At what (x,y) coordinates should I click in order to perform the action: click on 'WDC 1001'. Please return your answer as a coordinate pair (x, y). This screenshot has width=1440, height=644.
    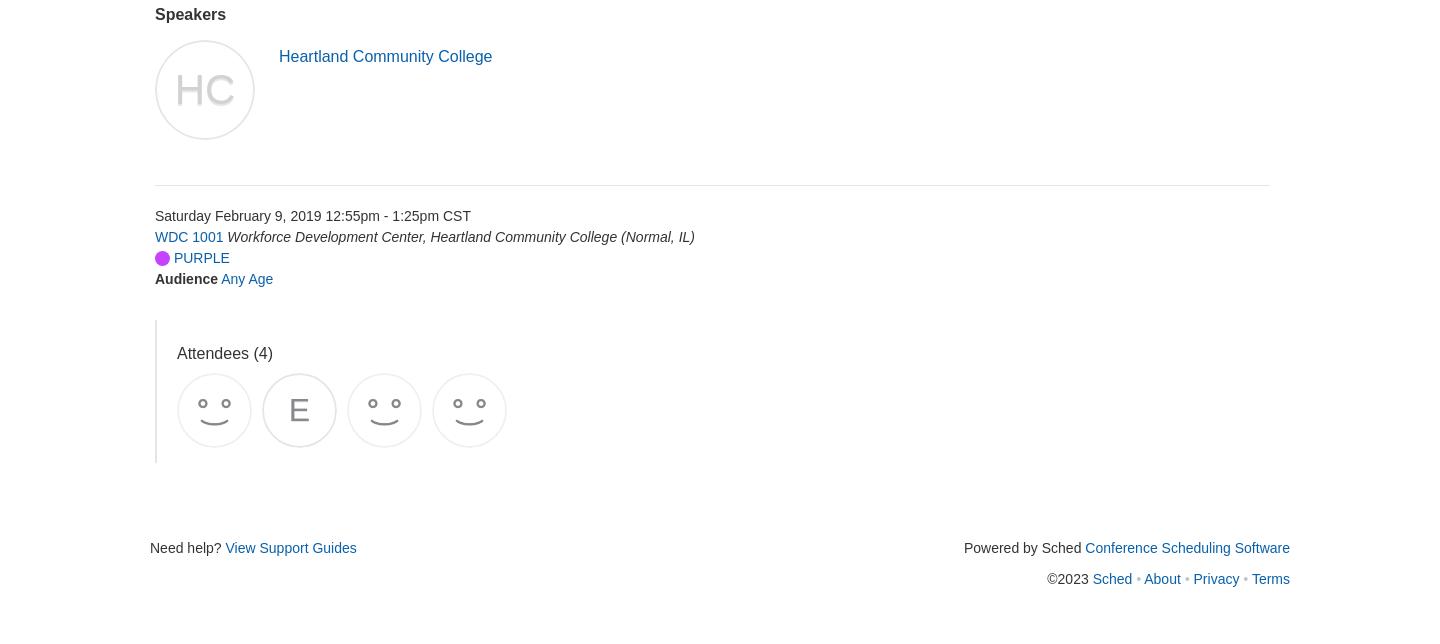
    Looking at the image, I should click on (189, 236).